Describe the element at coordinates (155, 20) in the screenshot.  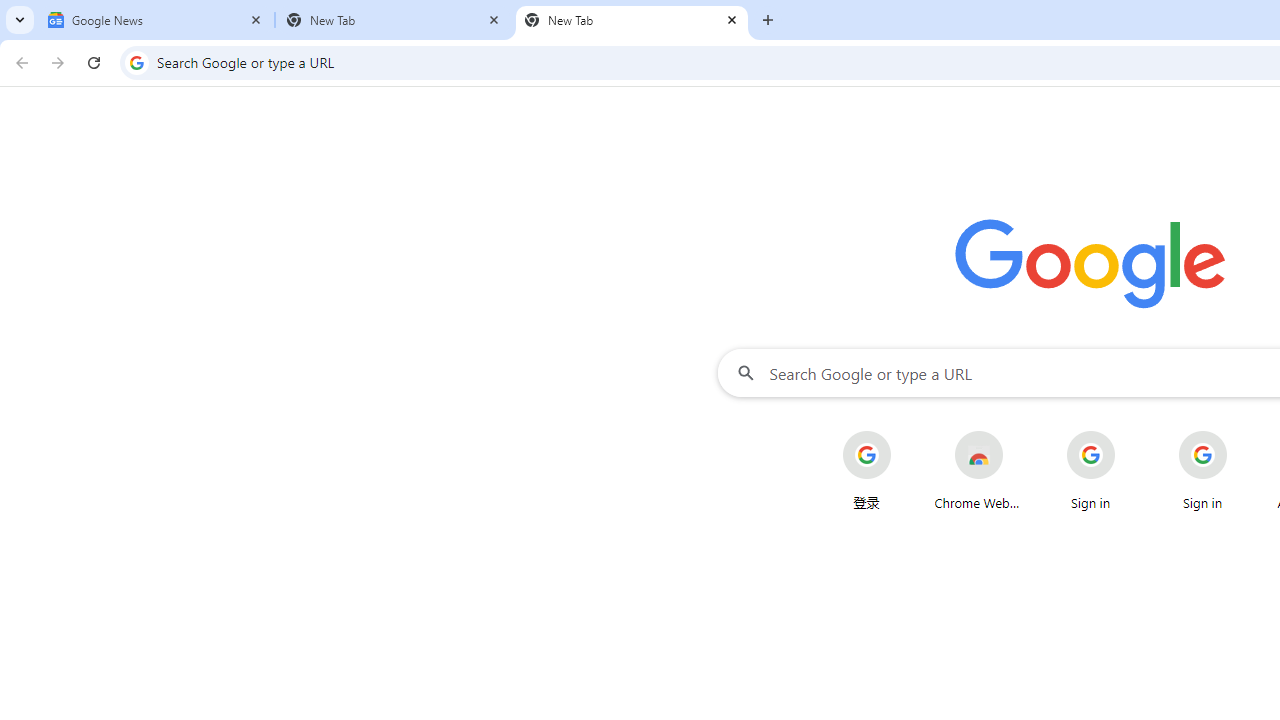
I see `'Google News'` at that location.